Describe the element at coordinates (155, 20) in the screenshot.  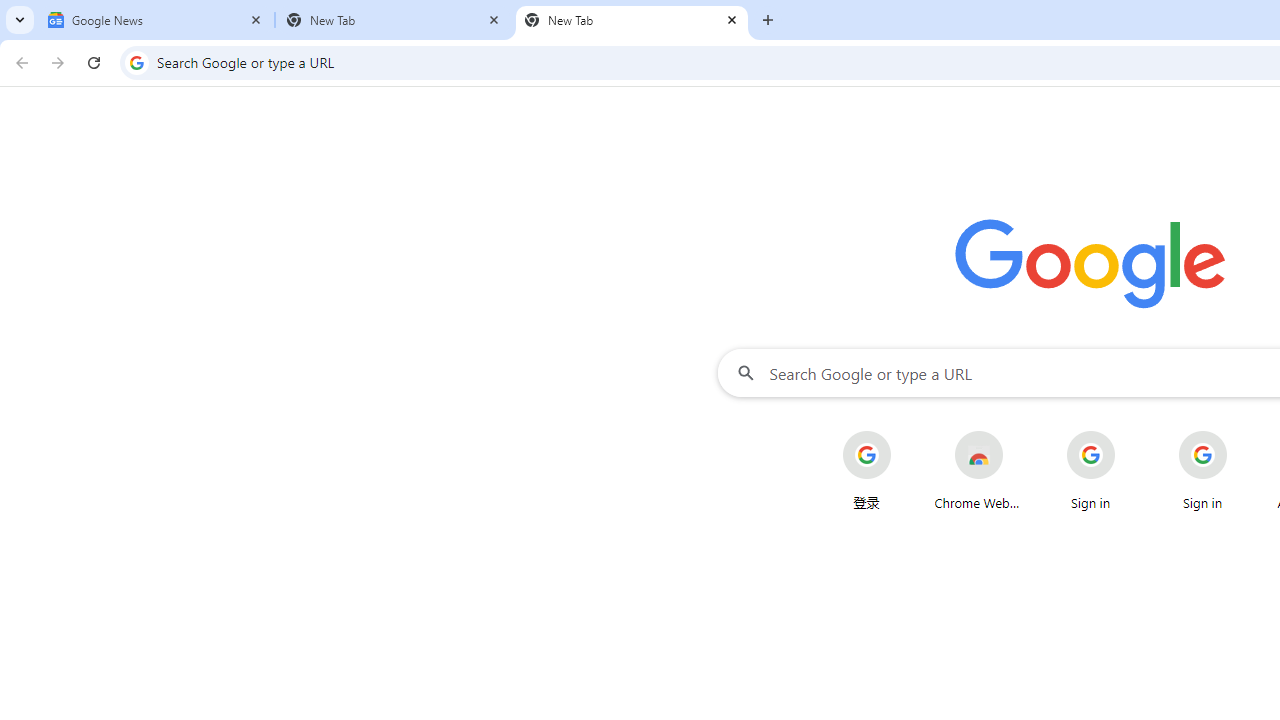
I see `'Google News'` at that location.